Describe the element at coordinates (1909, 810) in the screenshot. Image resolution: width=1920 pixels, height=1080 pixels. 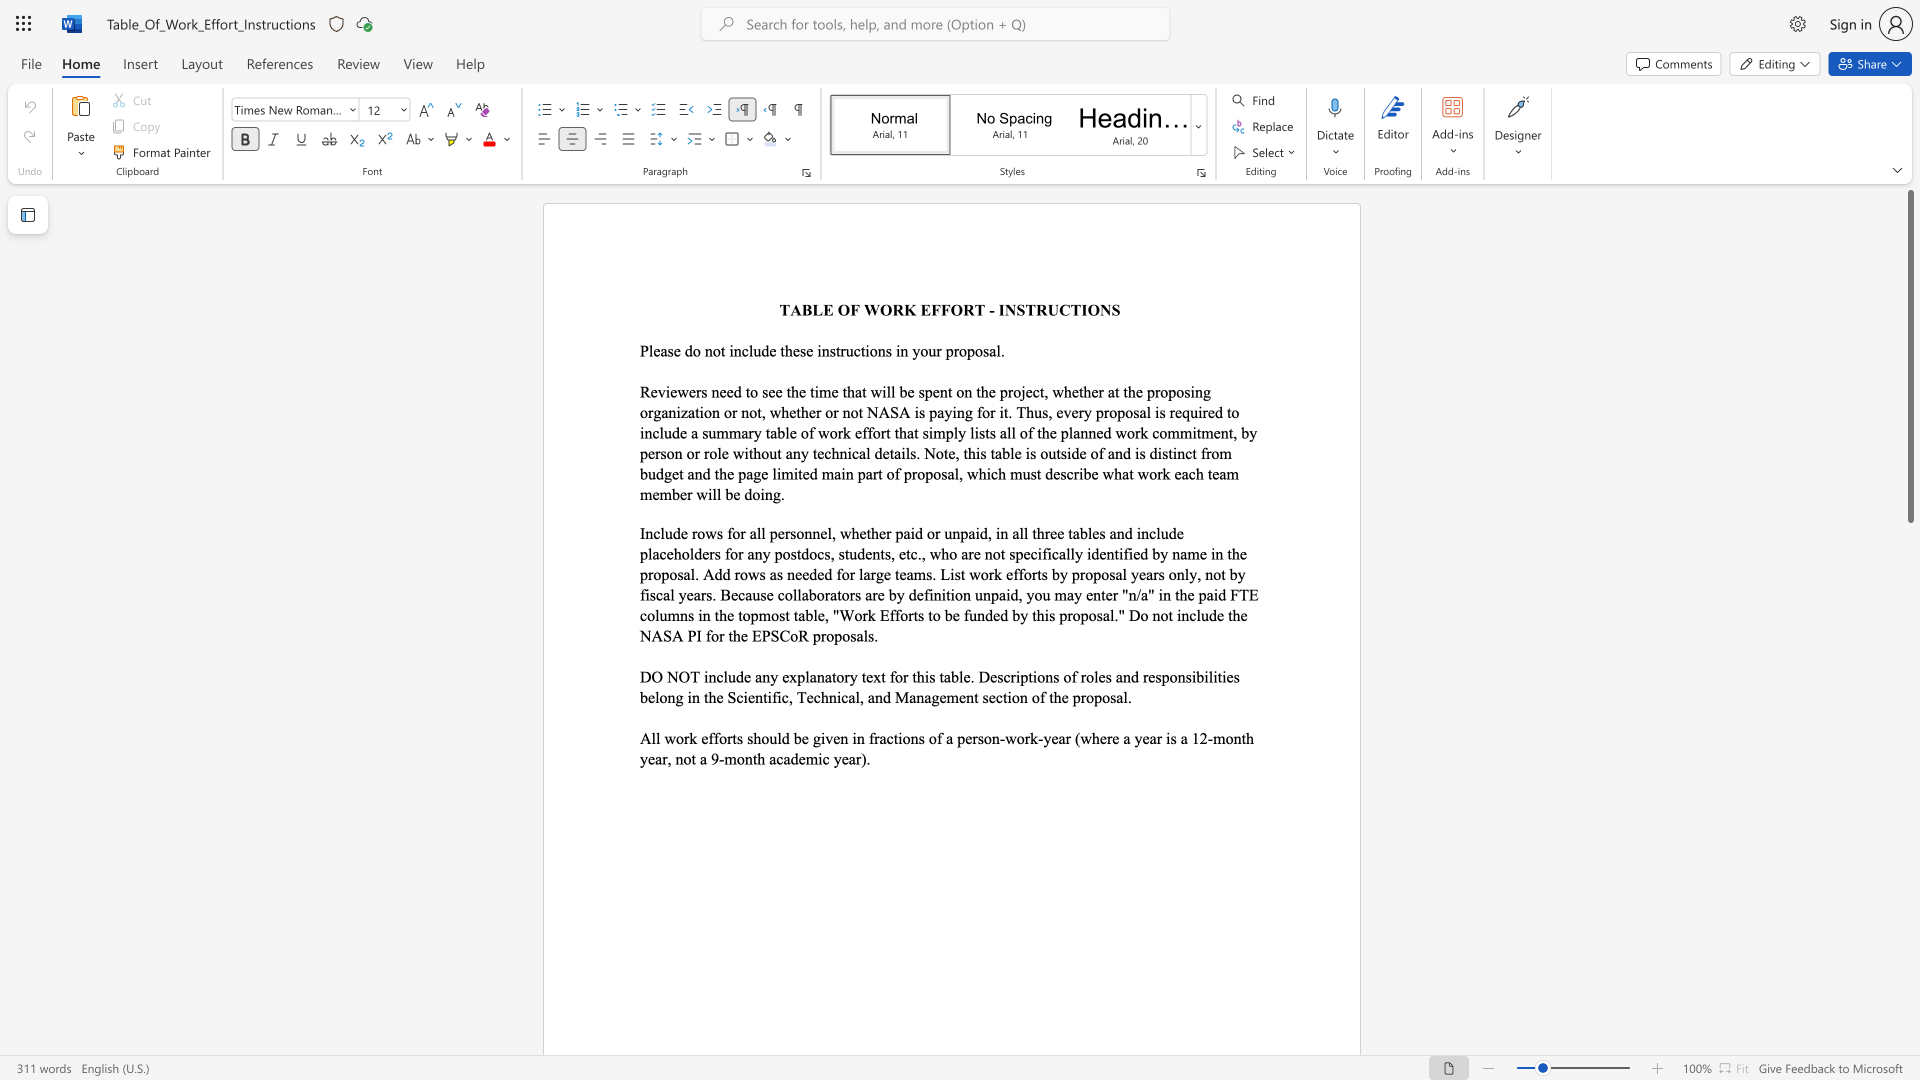
I see `the scrollbar to adjust the page downward` at that location.